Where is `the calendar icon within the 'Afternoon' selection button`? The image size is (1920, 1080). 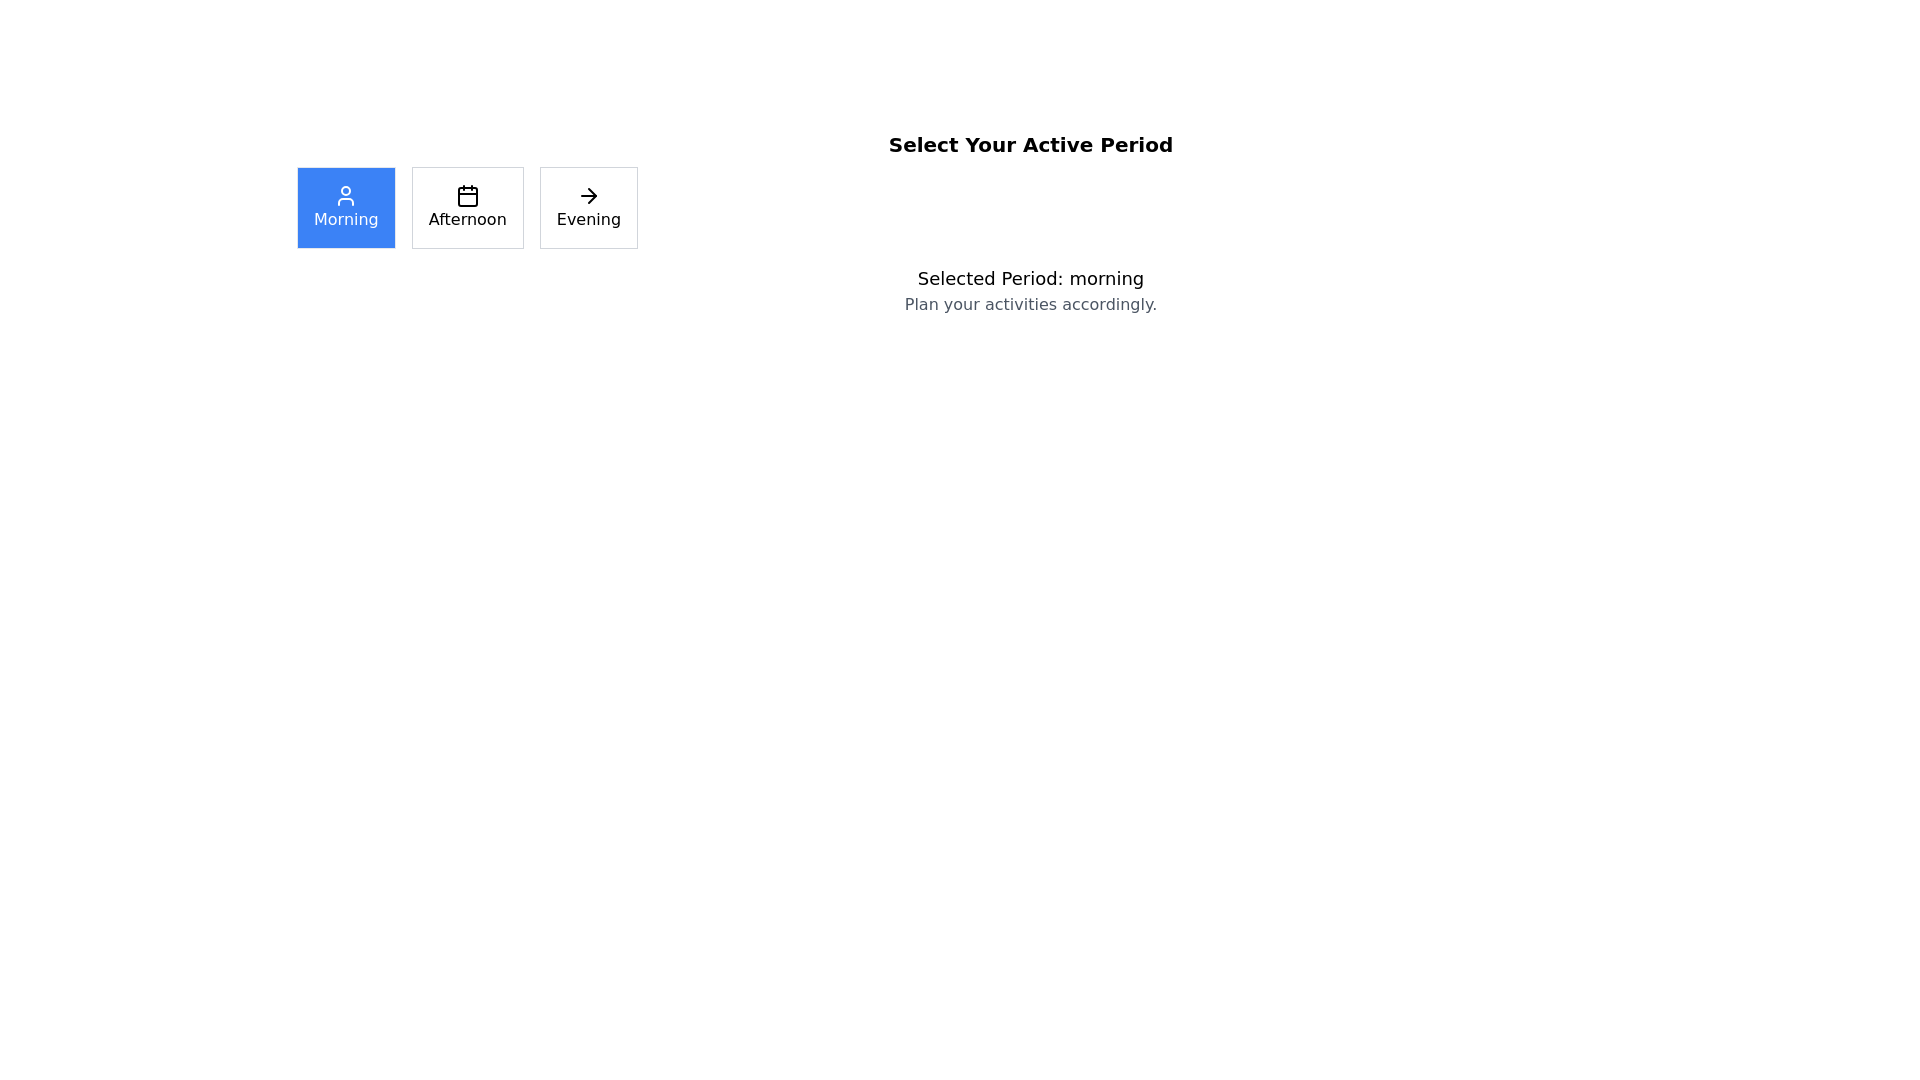
the calendar icon within the 'Afternoon' selection button is located at coordinates (466, 196).